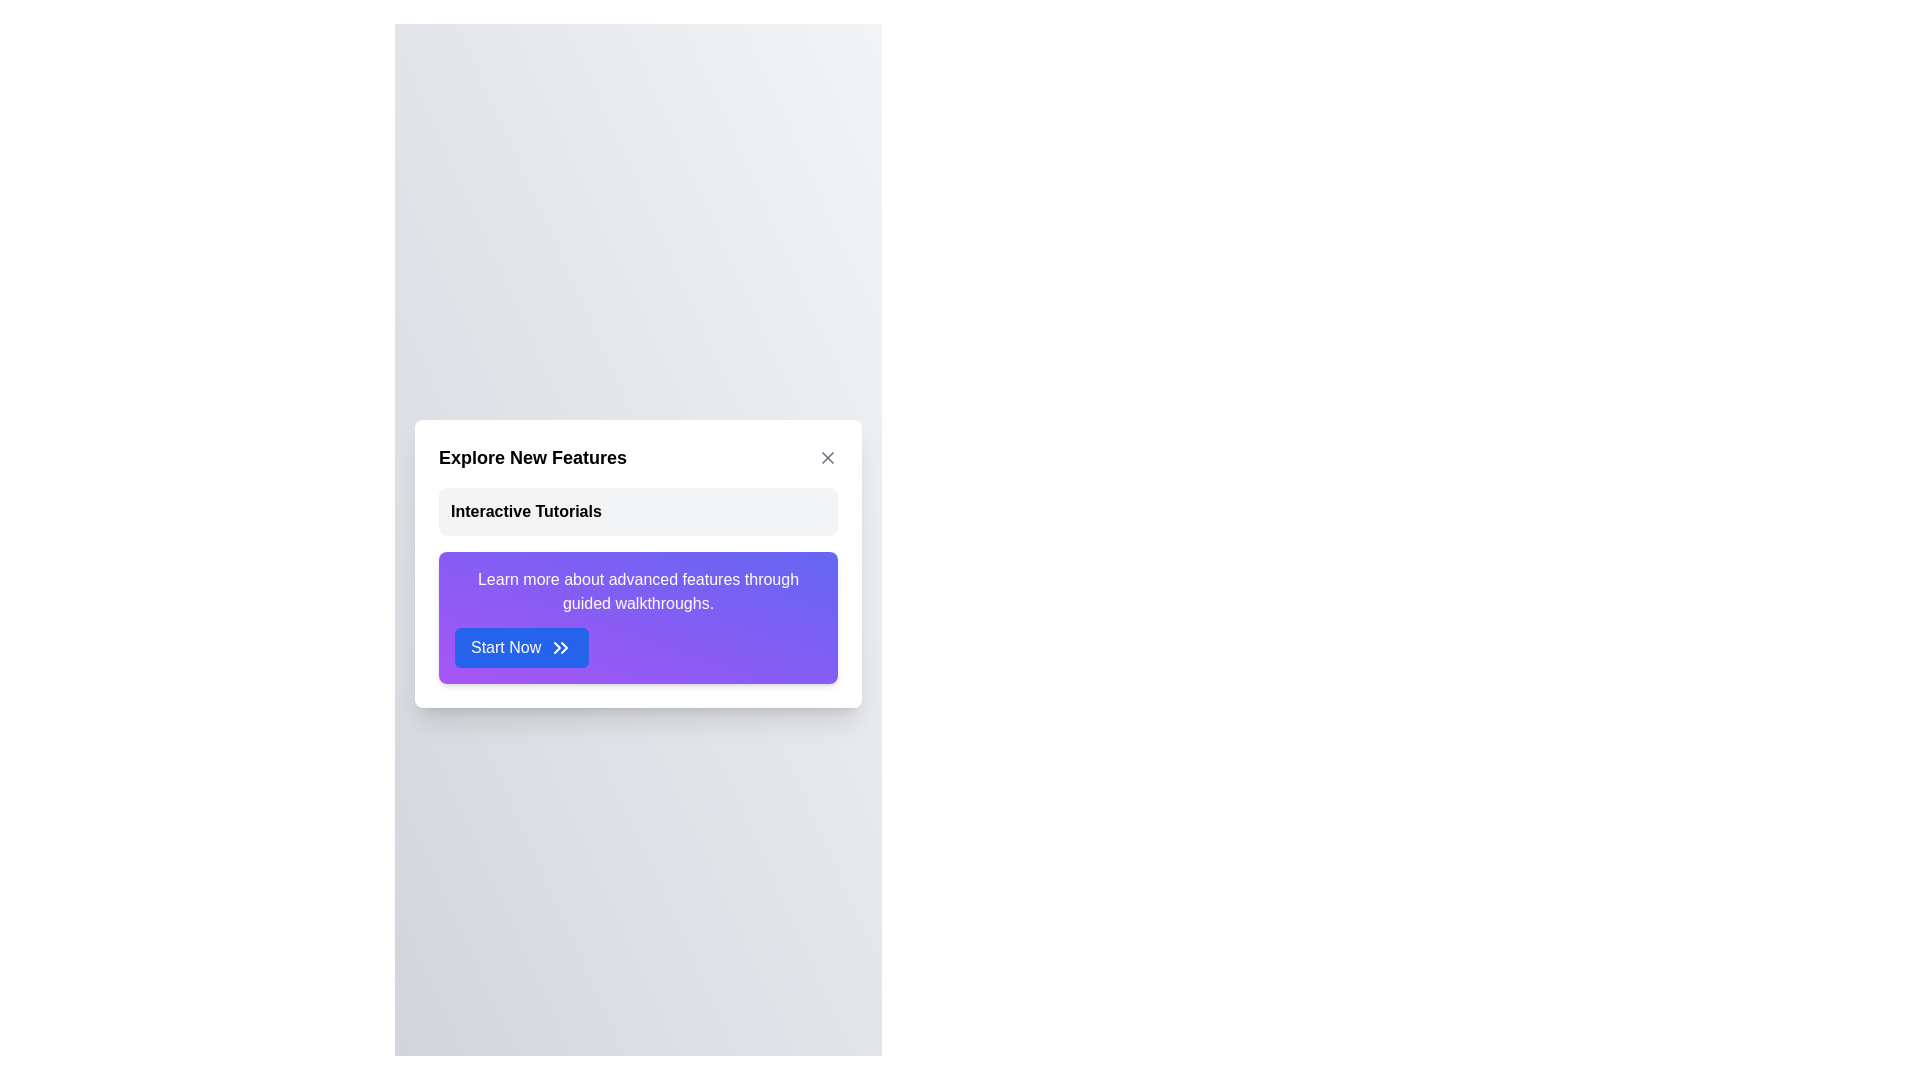 The width and height of the screenshot is (1920, 1080). What do you see at coordinates (560, 648) in the screenshot?
I see `the right-pointing chevrons SVG icon within the 'Start Now' button` at bounding box center [560, 648].